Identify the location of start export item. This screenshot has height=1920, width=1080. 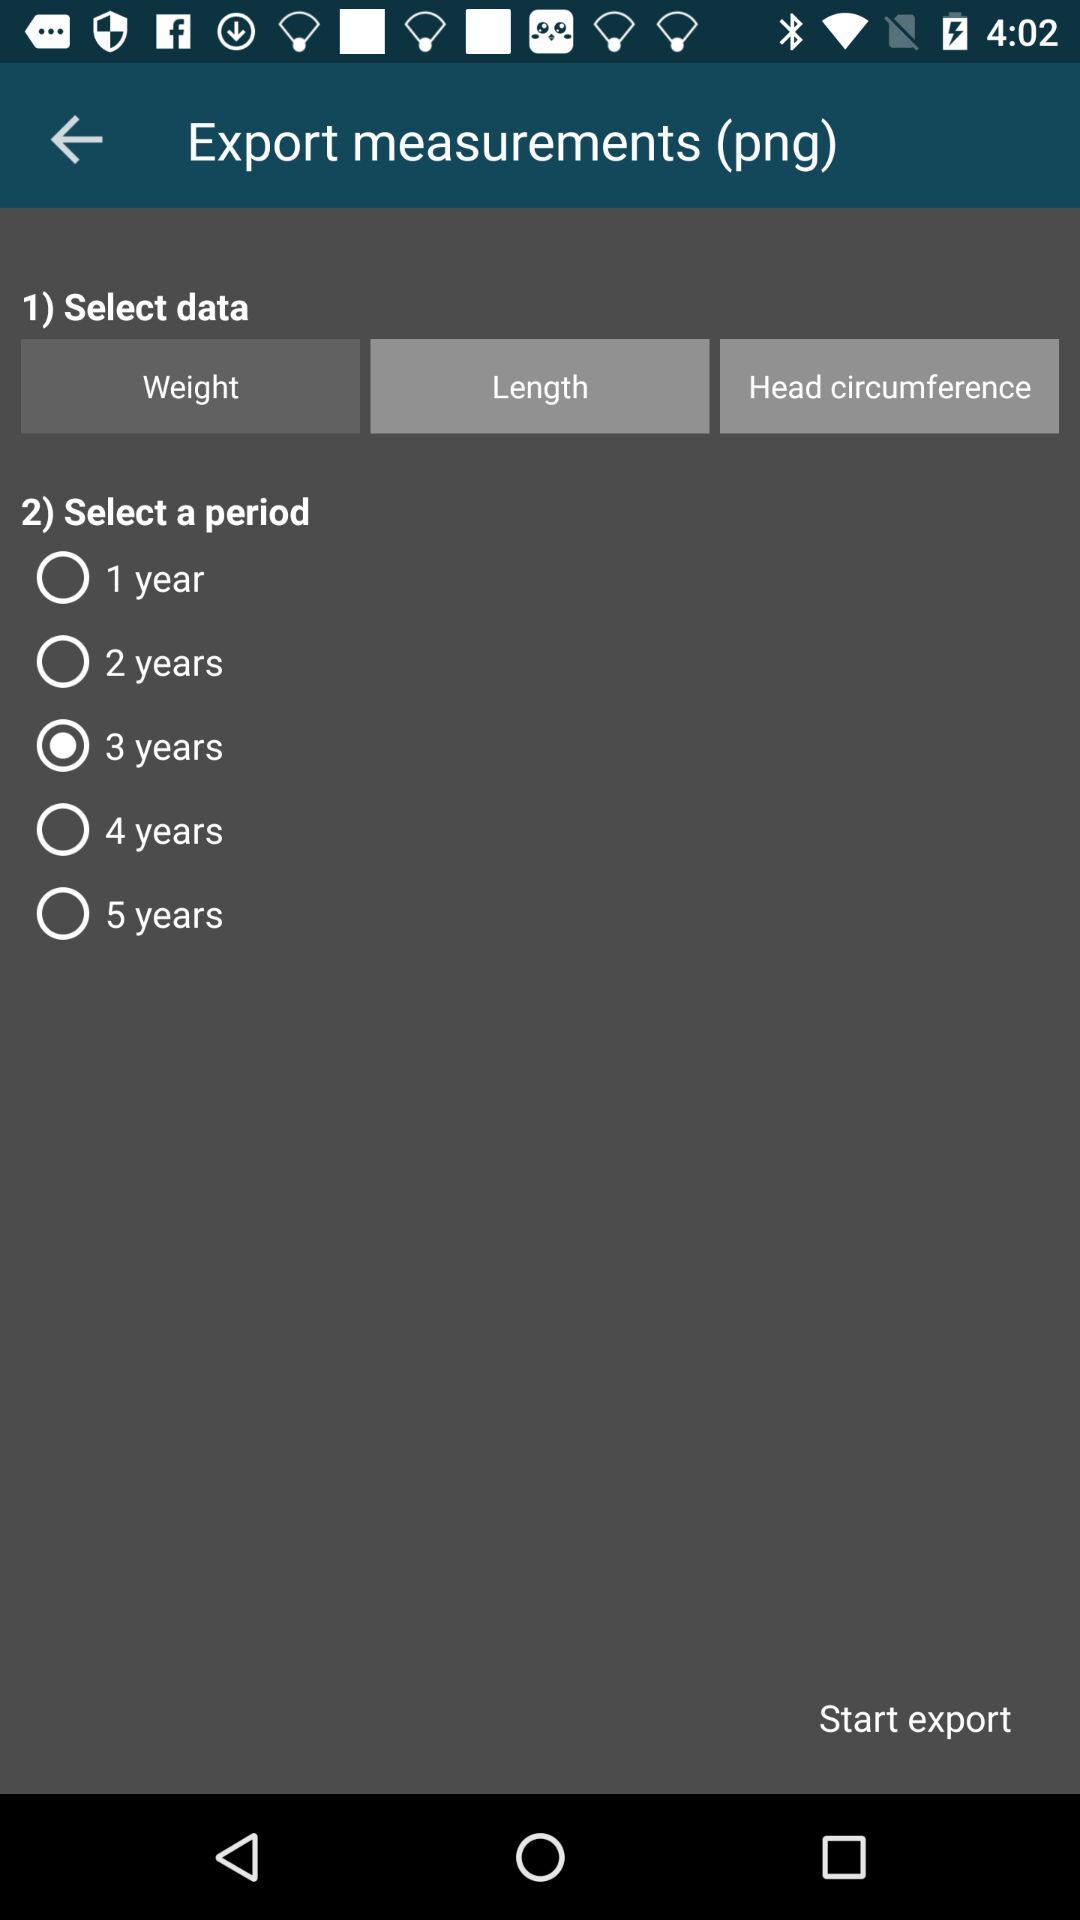
(915, 1716).